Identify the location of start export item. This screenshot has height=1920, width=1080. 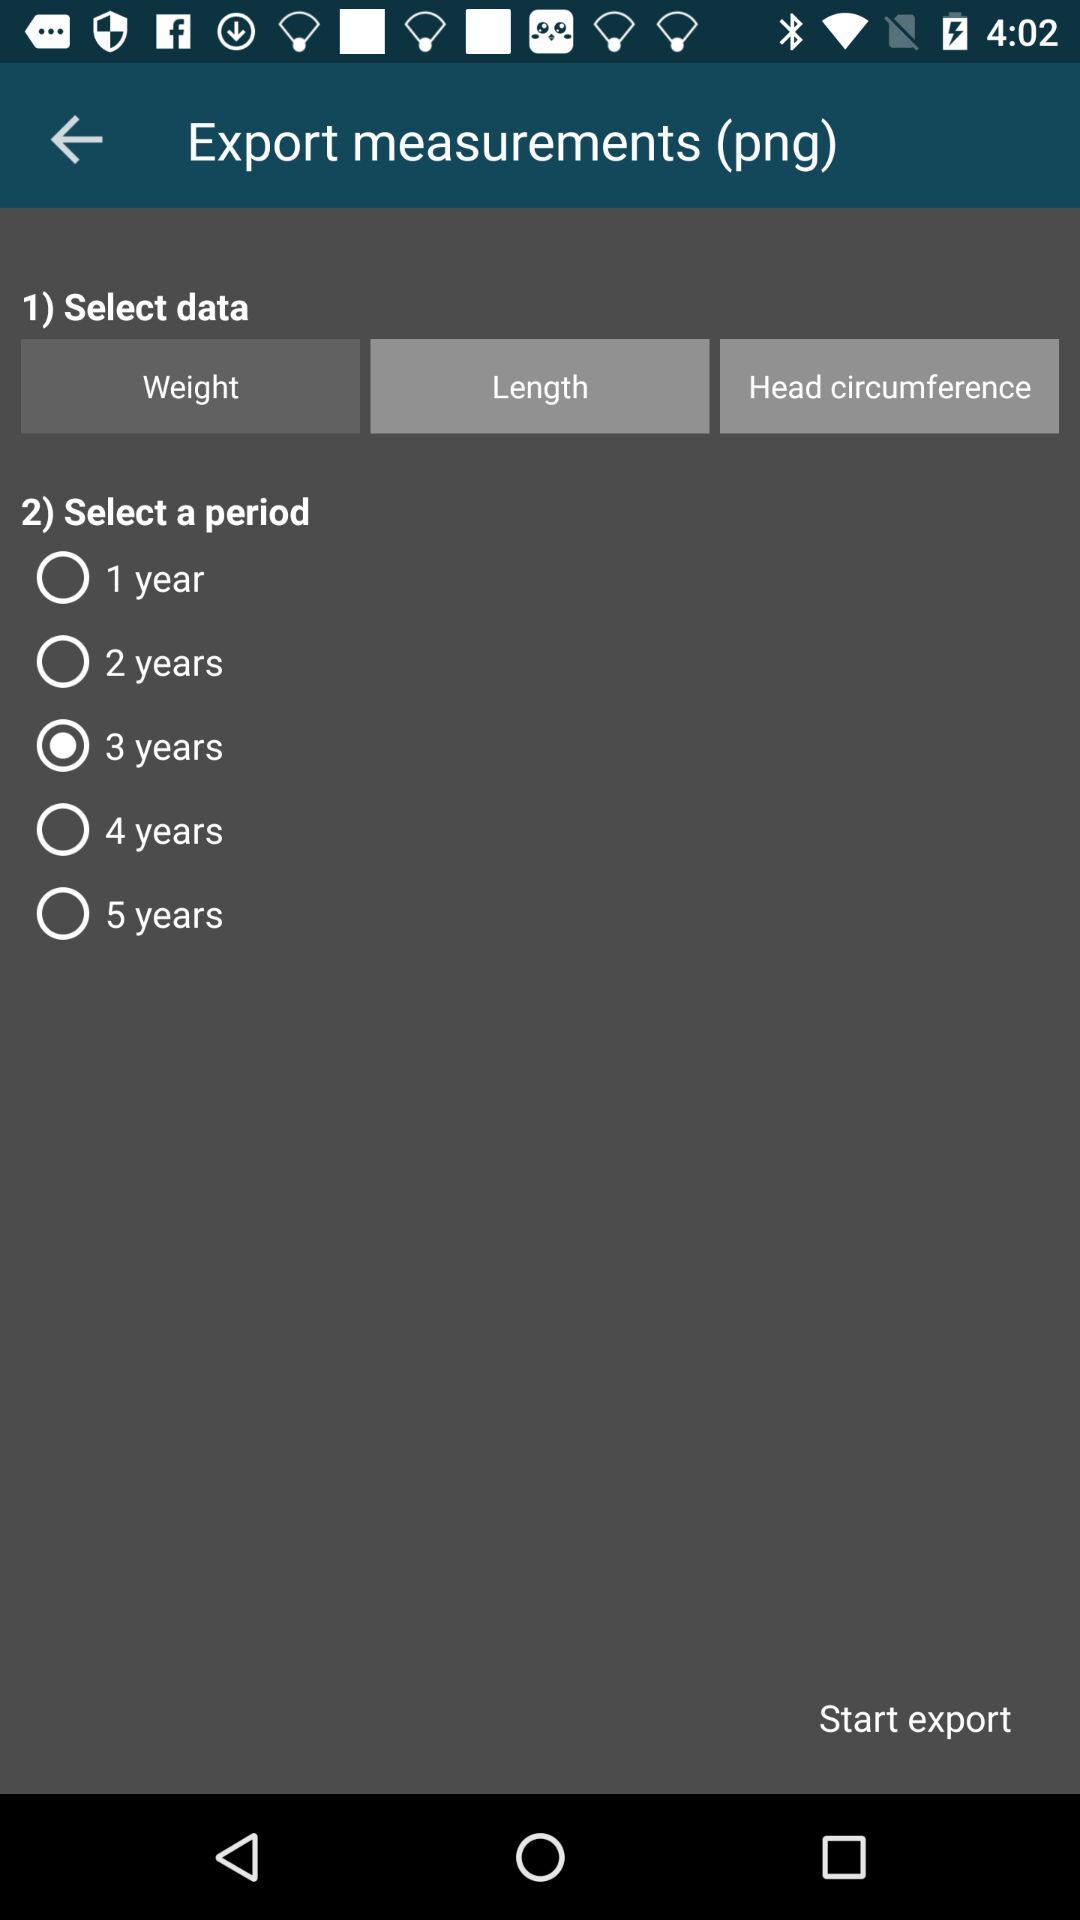
(915, 1716).